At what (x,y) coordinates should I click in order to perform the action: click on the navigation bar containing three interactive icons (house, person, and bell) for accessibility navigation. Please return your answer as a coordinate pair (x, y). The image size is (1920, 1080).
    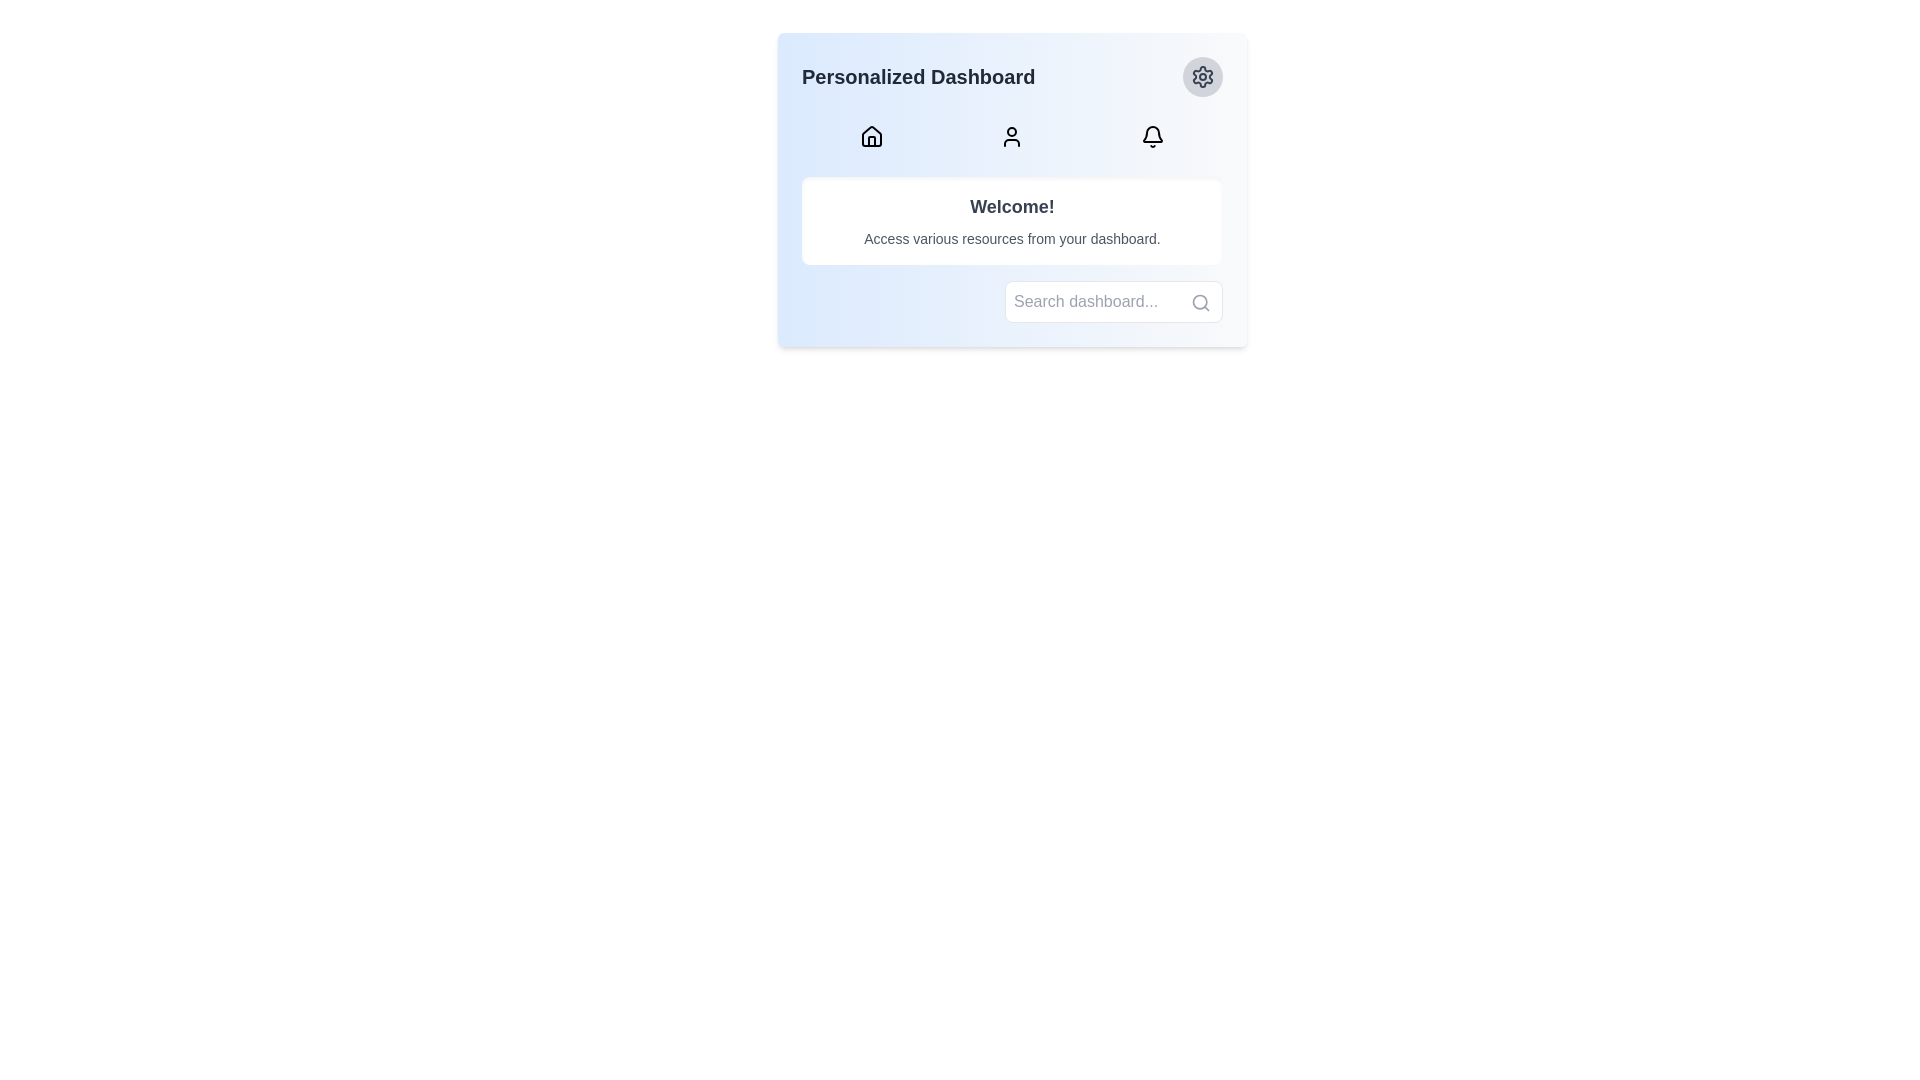
    Looking at the image, I should click on (1012, 136).